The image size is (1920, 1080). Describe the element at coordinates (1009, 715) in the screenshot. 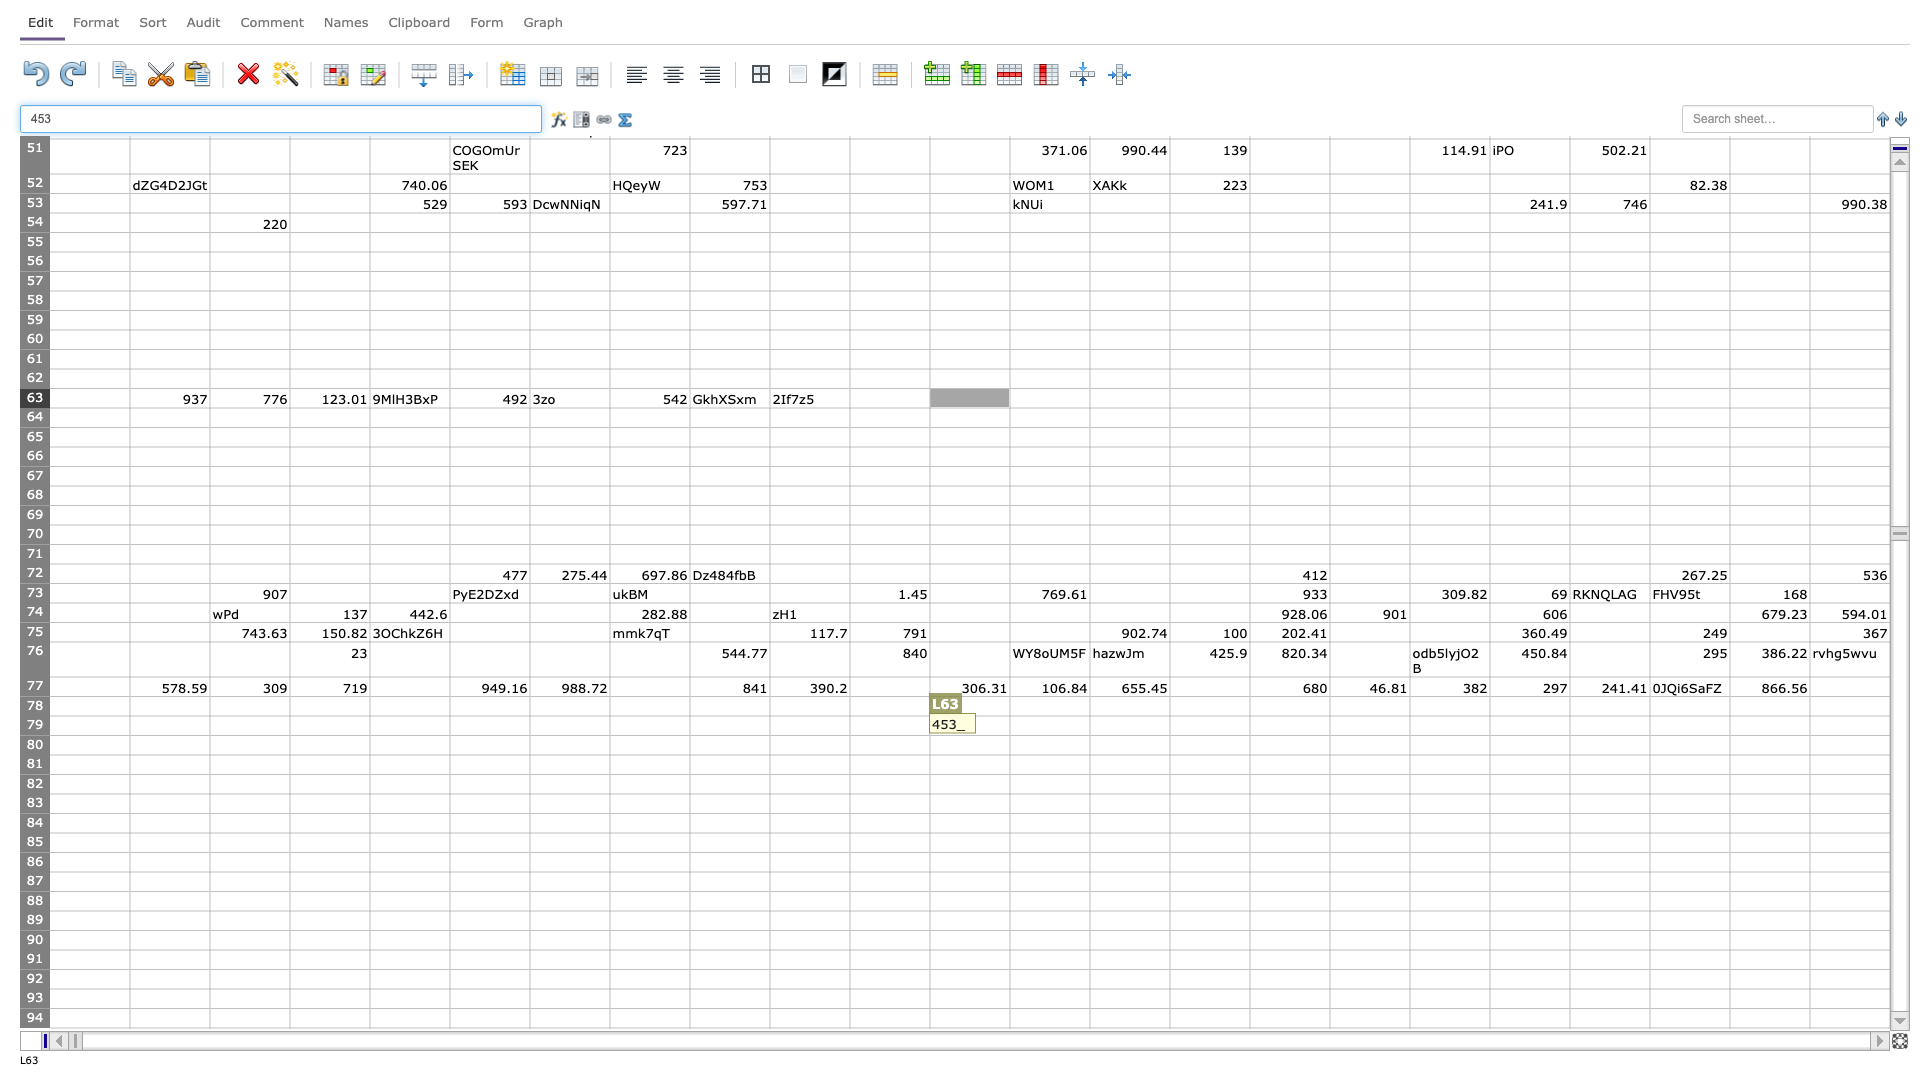

I see `top left corner of cell M79` at that location.